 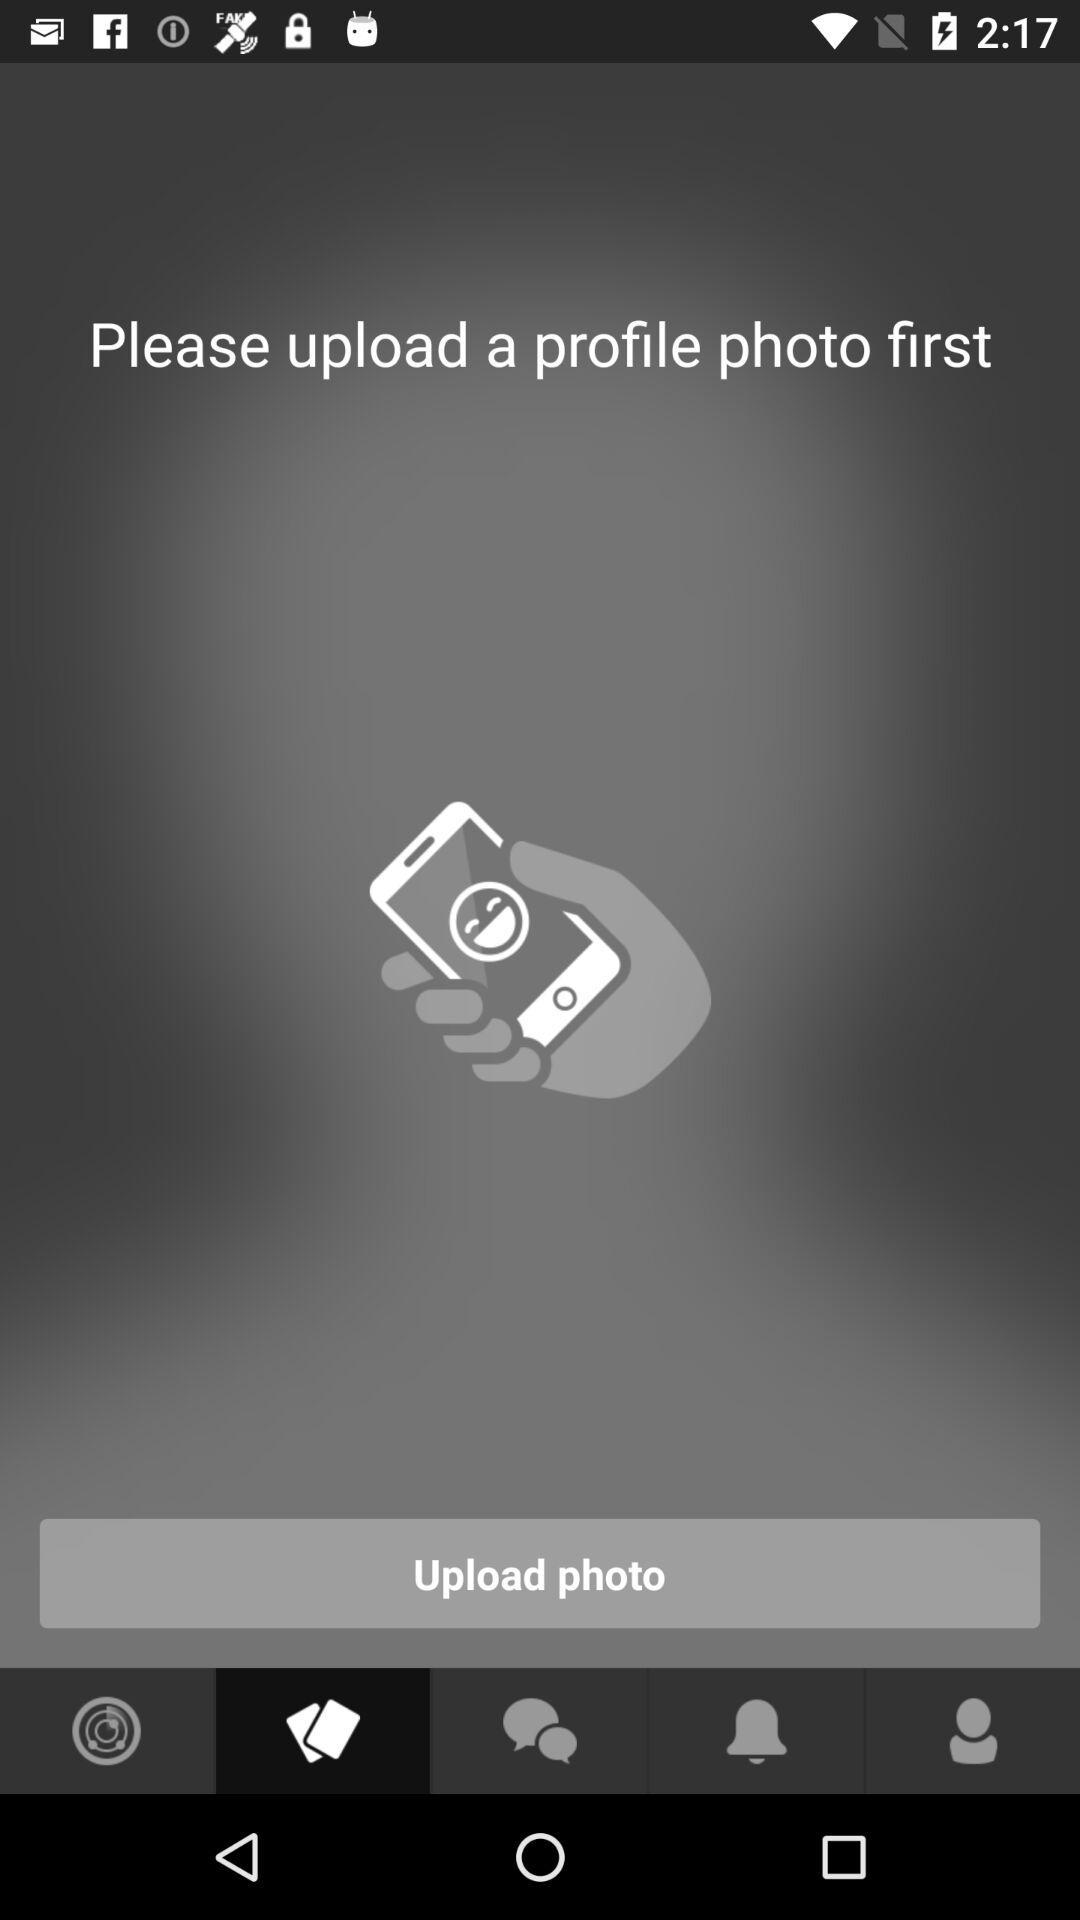 What do you see at coordinates (756, 1730) in the screenshot?
I see `the notifications icon` at bounding box center [756, 1730].